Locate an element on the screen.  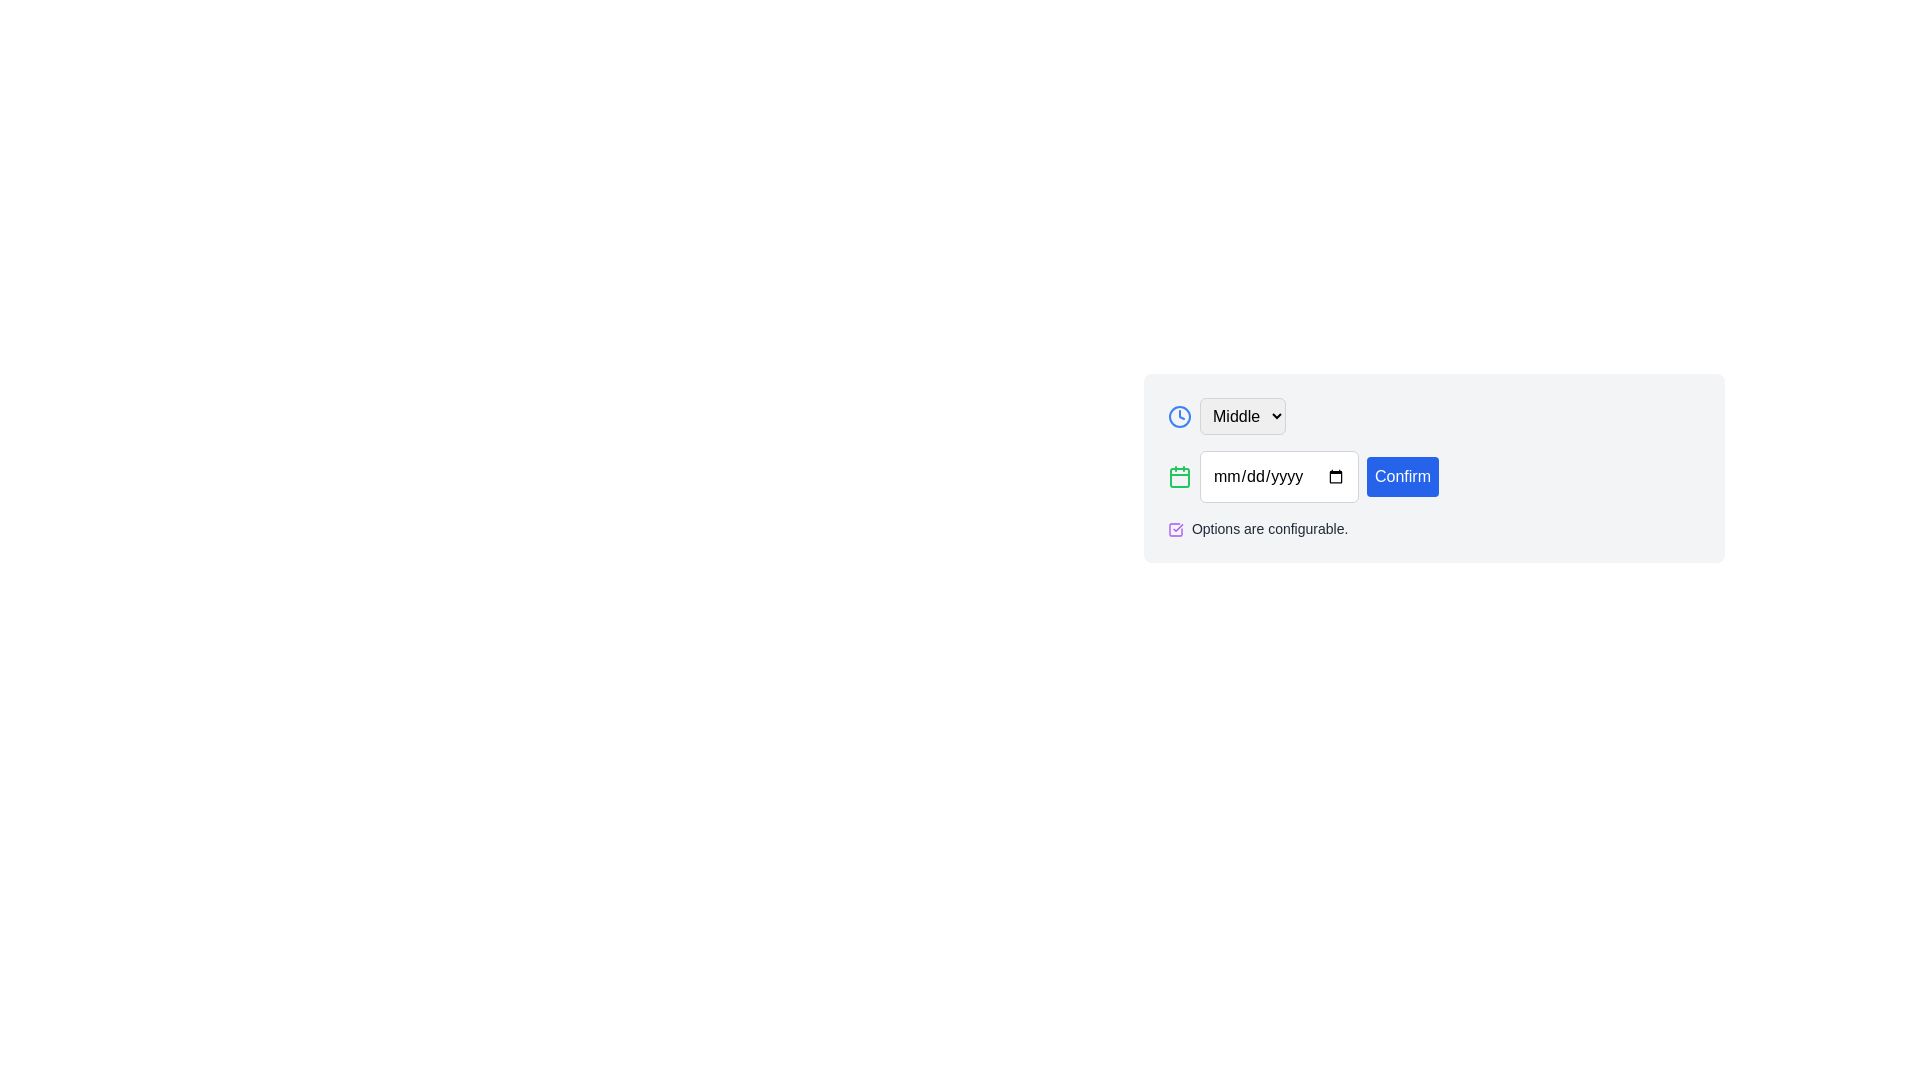
the confirm button located to the right of the date input field to change its background color is located at coordinates (1401, 477).